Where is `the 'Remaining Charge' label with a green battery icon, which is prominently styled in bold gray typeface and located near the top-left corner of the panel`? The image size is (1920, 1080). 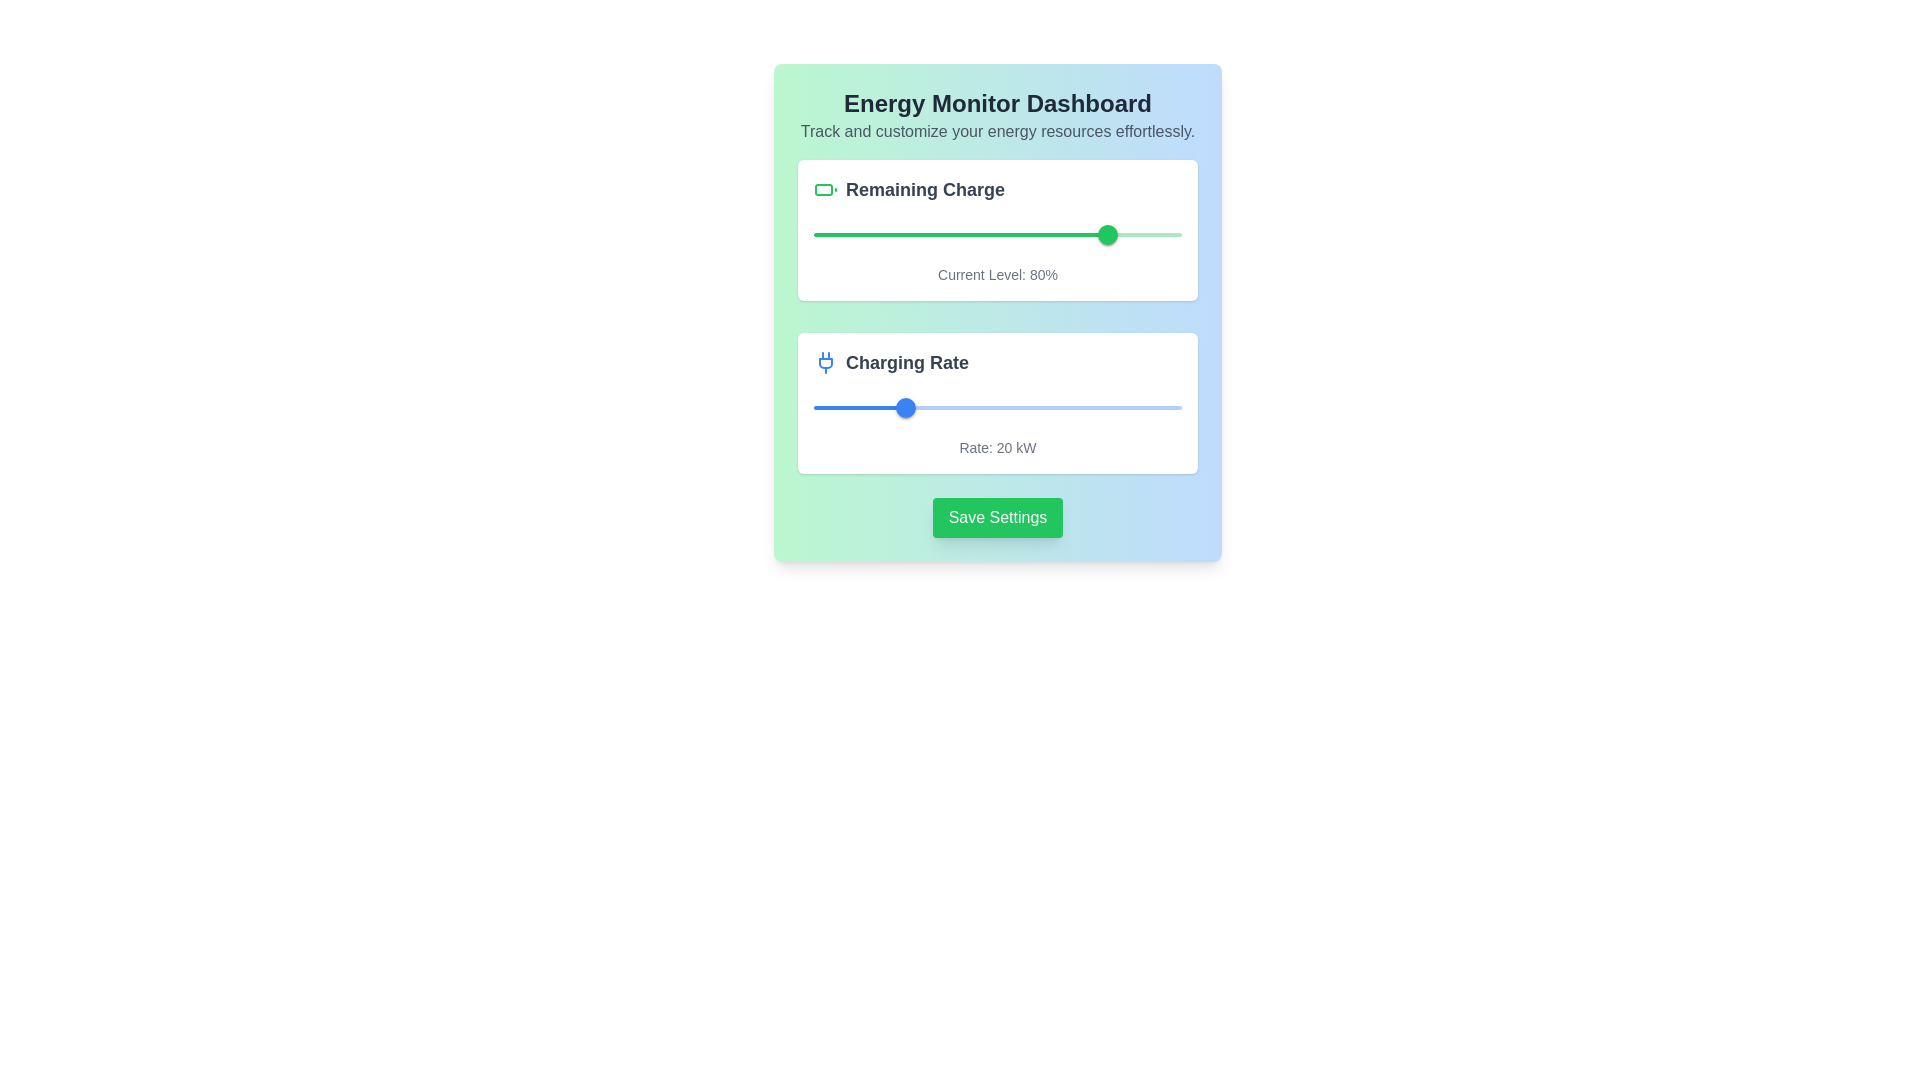
the 'Remaining Charge' label with a green battery icon, which is prominently styled in bold gray typeface and located near the top-left corner of the panel is located at coordinates (998, 189).